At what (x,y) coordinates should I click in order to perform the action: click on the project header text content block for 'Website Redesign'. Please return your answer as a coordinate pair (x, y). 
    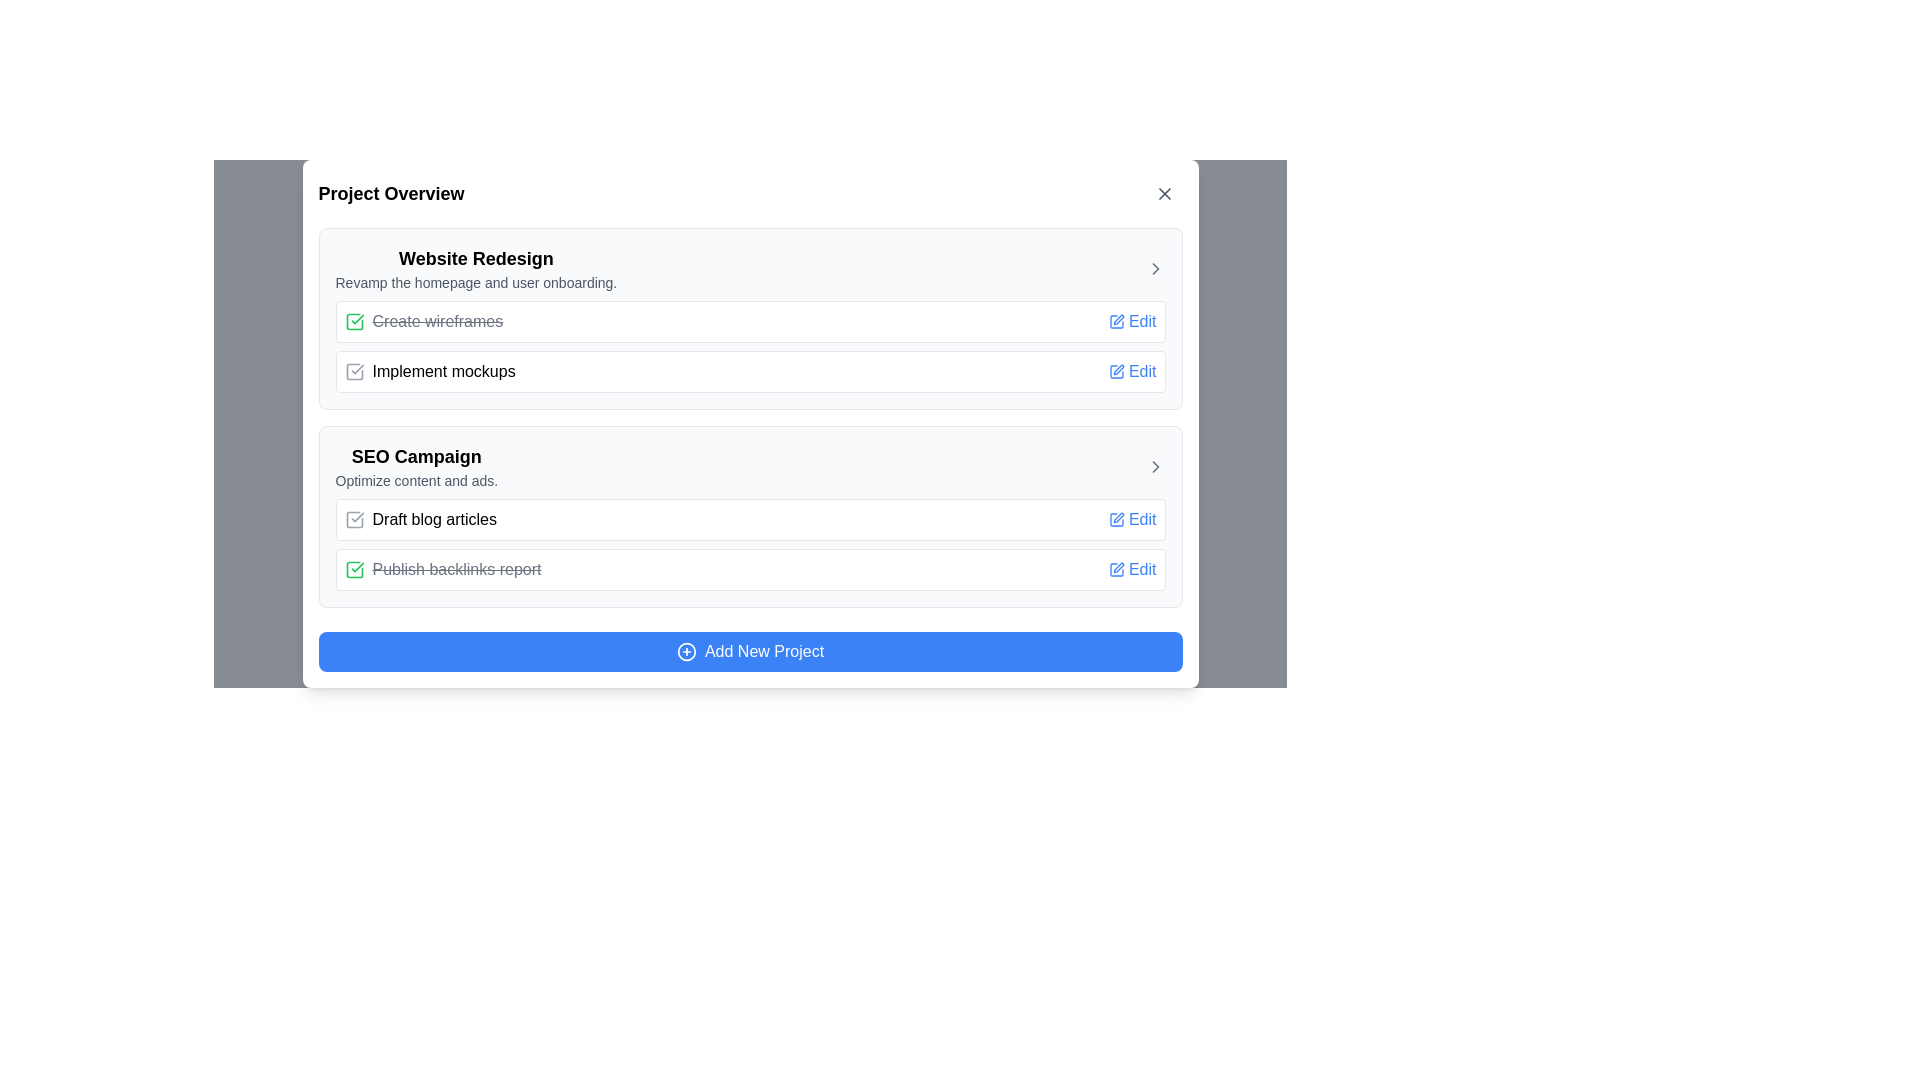
    Looking at the image, I should click on (475, 268).